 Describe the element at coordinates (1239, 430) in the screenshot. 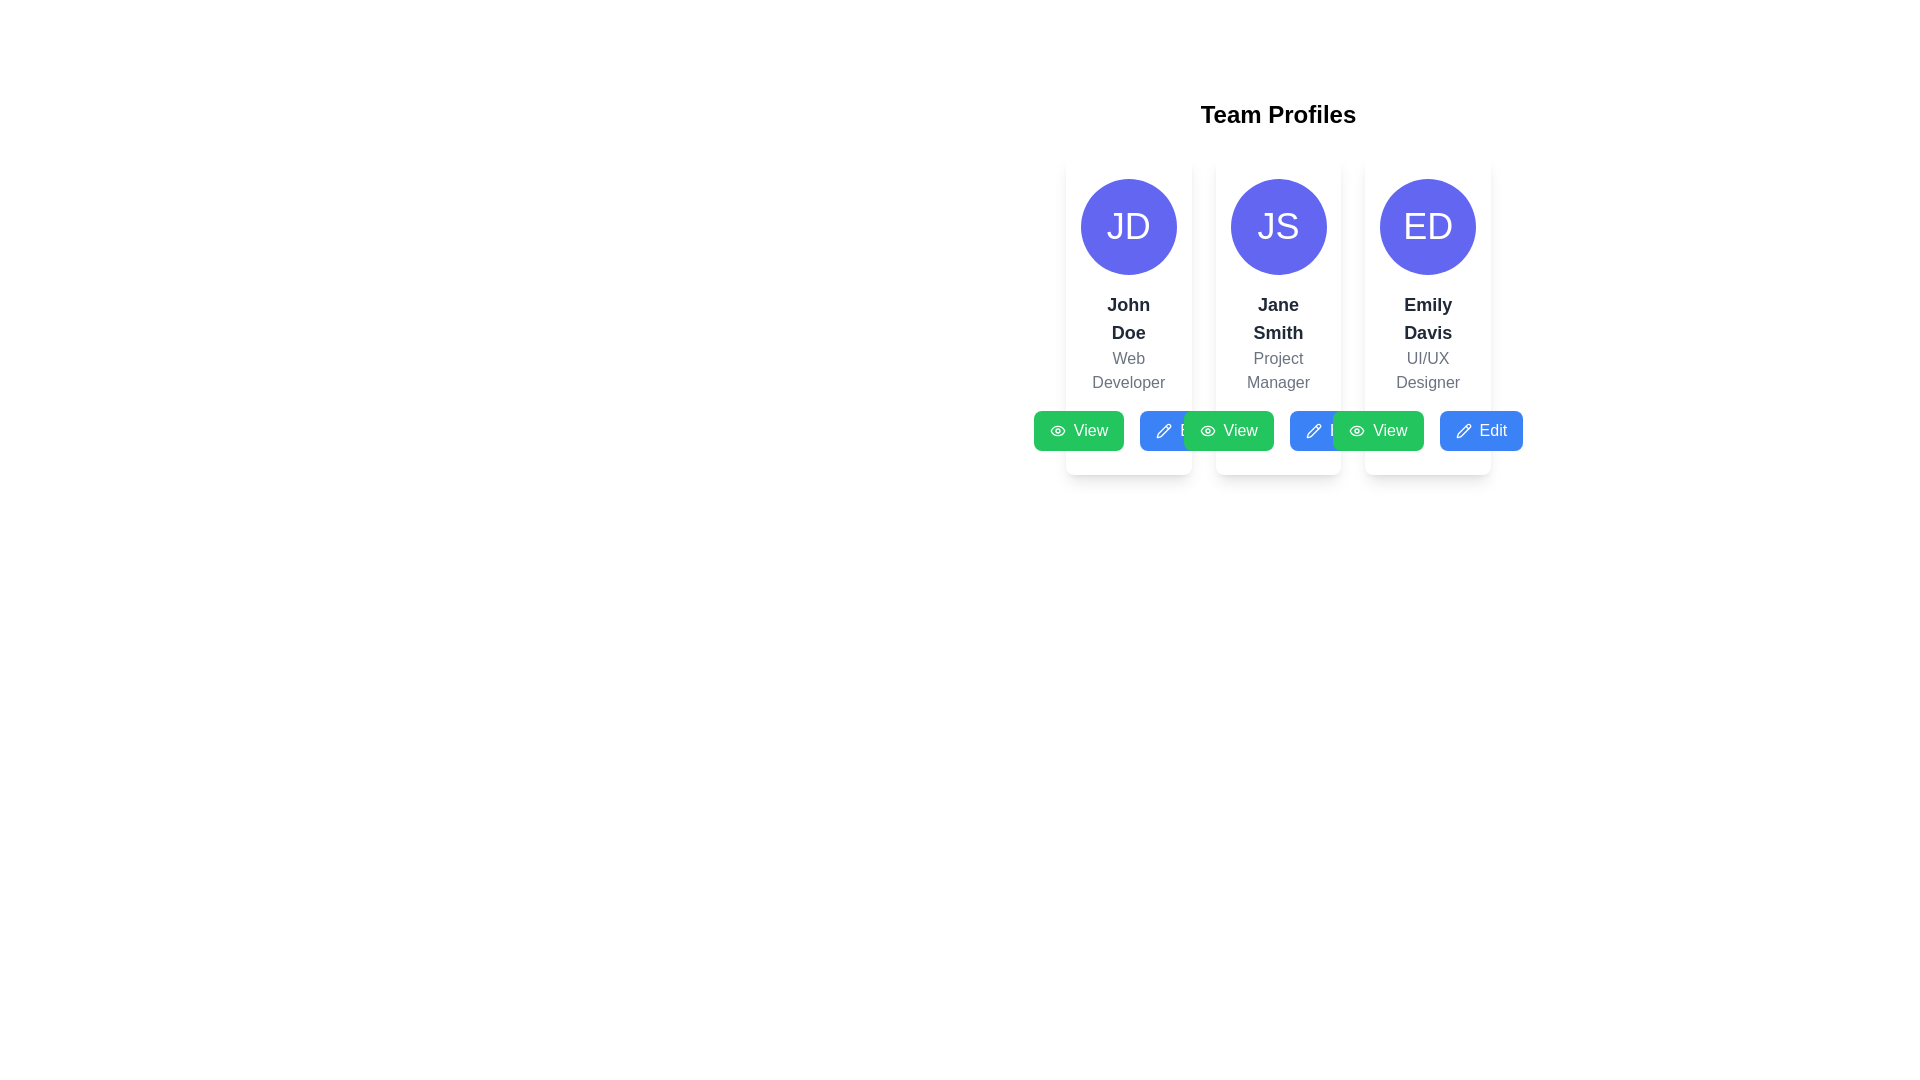

I see `the text label within the green button located below the profile titled 'Jane Smith', positioned to the right of the eye icon` at that location.